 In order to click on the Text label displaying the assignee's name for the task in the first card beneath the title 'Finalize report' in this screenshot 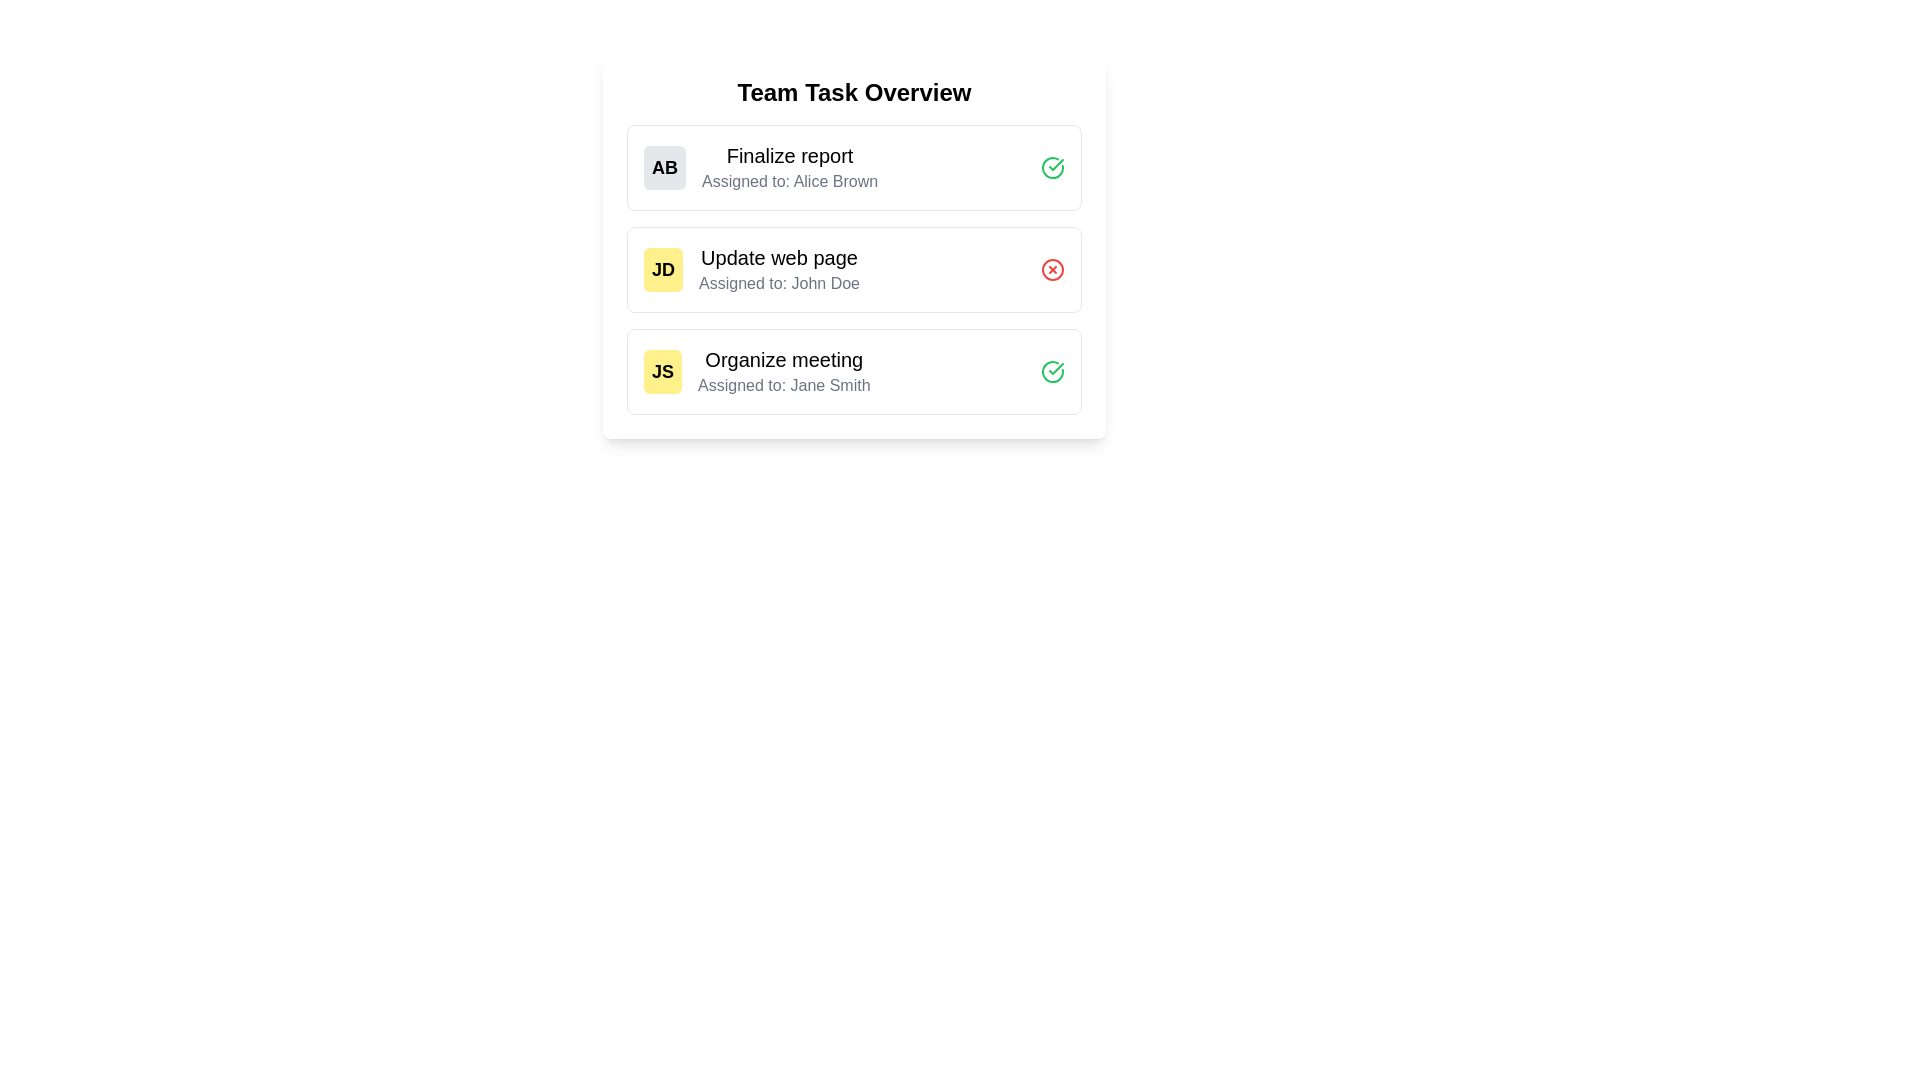, I will do `click(789, 181)`.